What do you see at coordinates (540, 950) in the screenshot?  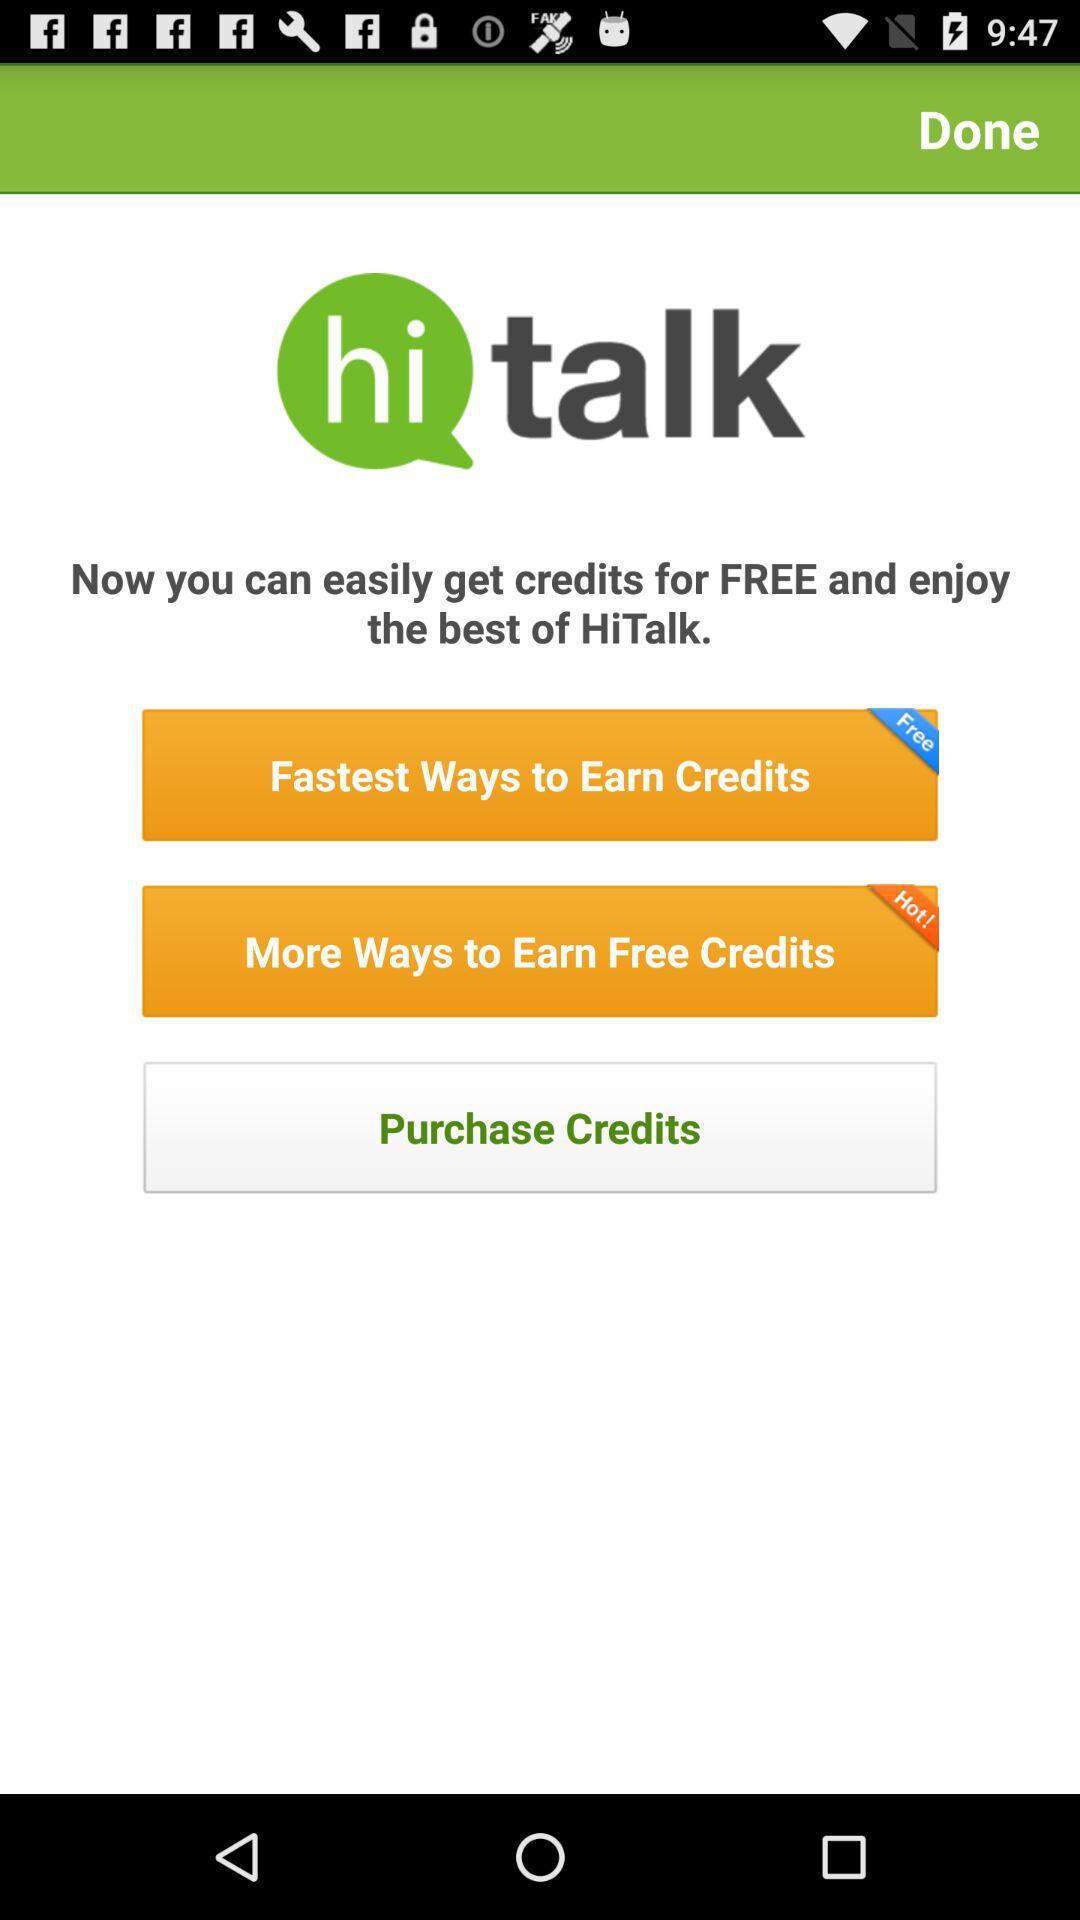 I see `option` at bounding box center [540, 950].